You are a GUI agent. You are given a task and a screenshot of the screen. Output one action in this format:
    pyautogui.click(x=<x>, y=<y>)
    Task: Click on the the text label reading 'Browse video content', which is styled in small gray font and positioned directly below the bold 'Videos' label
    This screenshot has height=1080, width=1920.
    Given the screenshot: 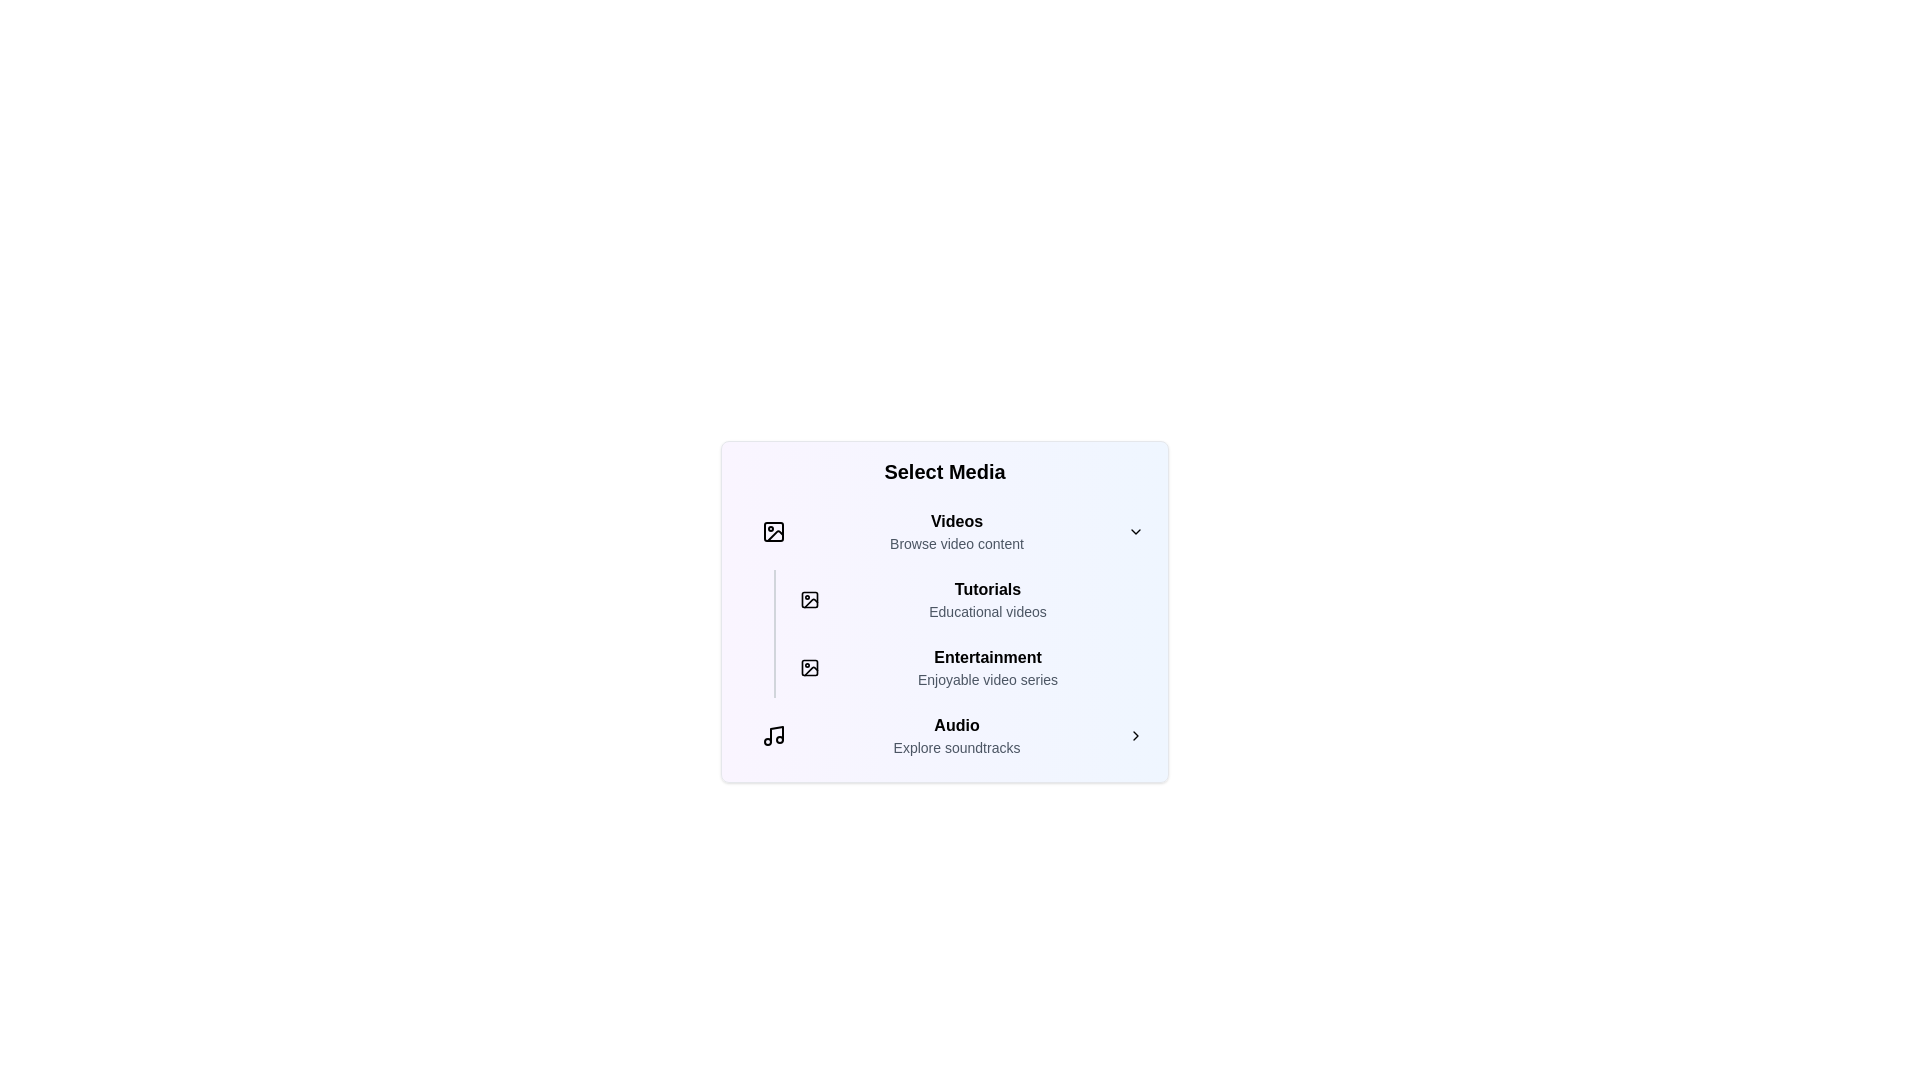 What is the action you would take?
    pyautogui.click(x=955, y=543)
    